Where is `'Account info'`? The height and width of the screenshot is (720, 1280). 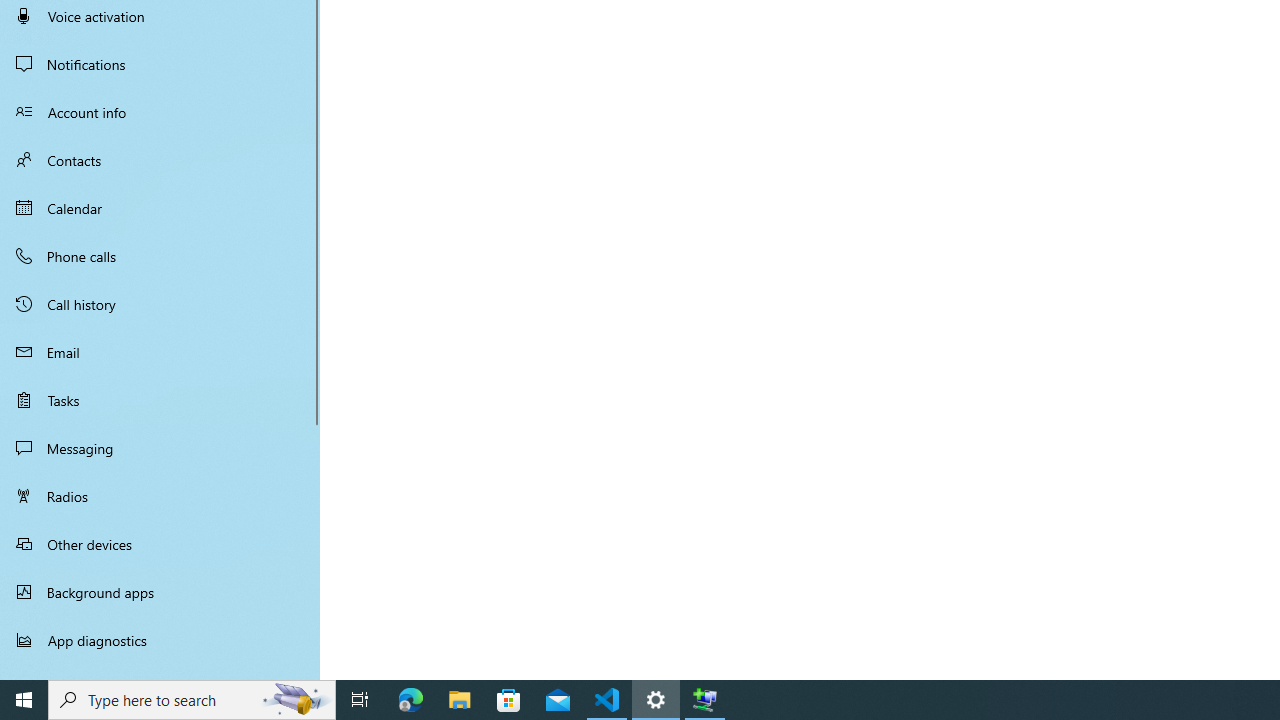
'Account info' is located at coordinates (160, 111).